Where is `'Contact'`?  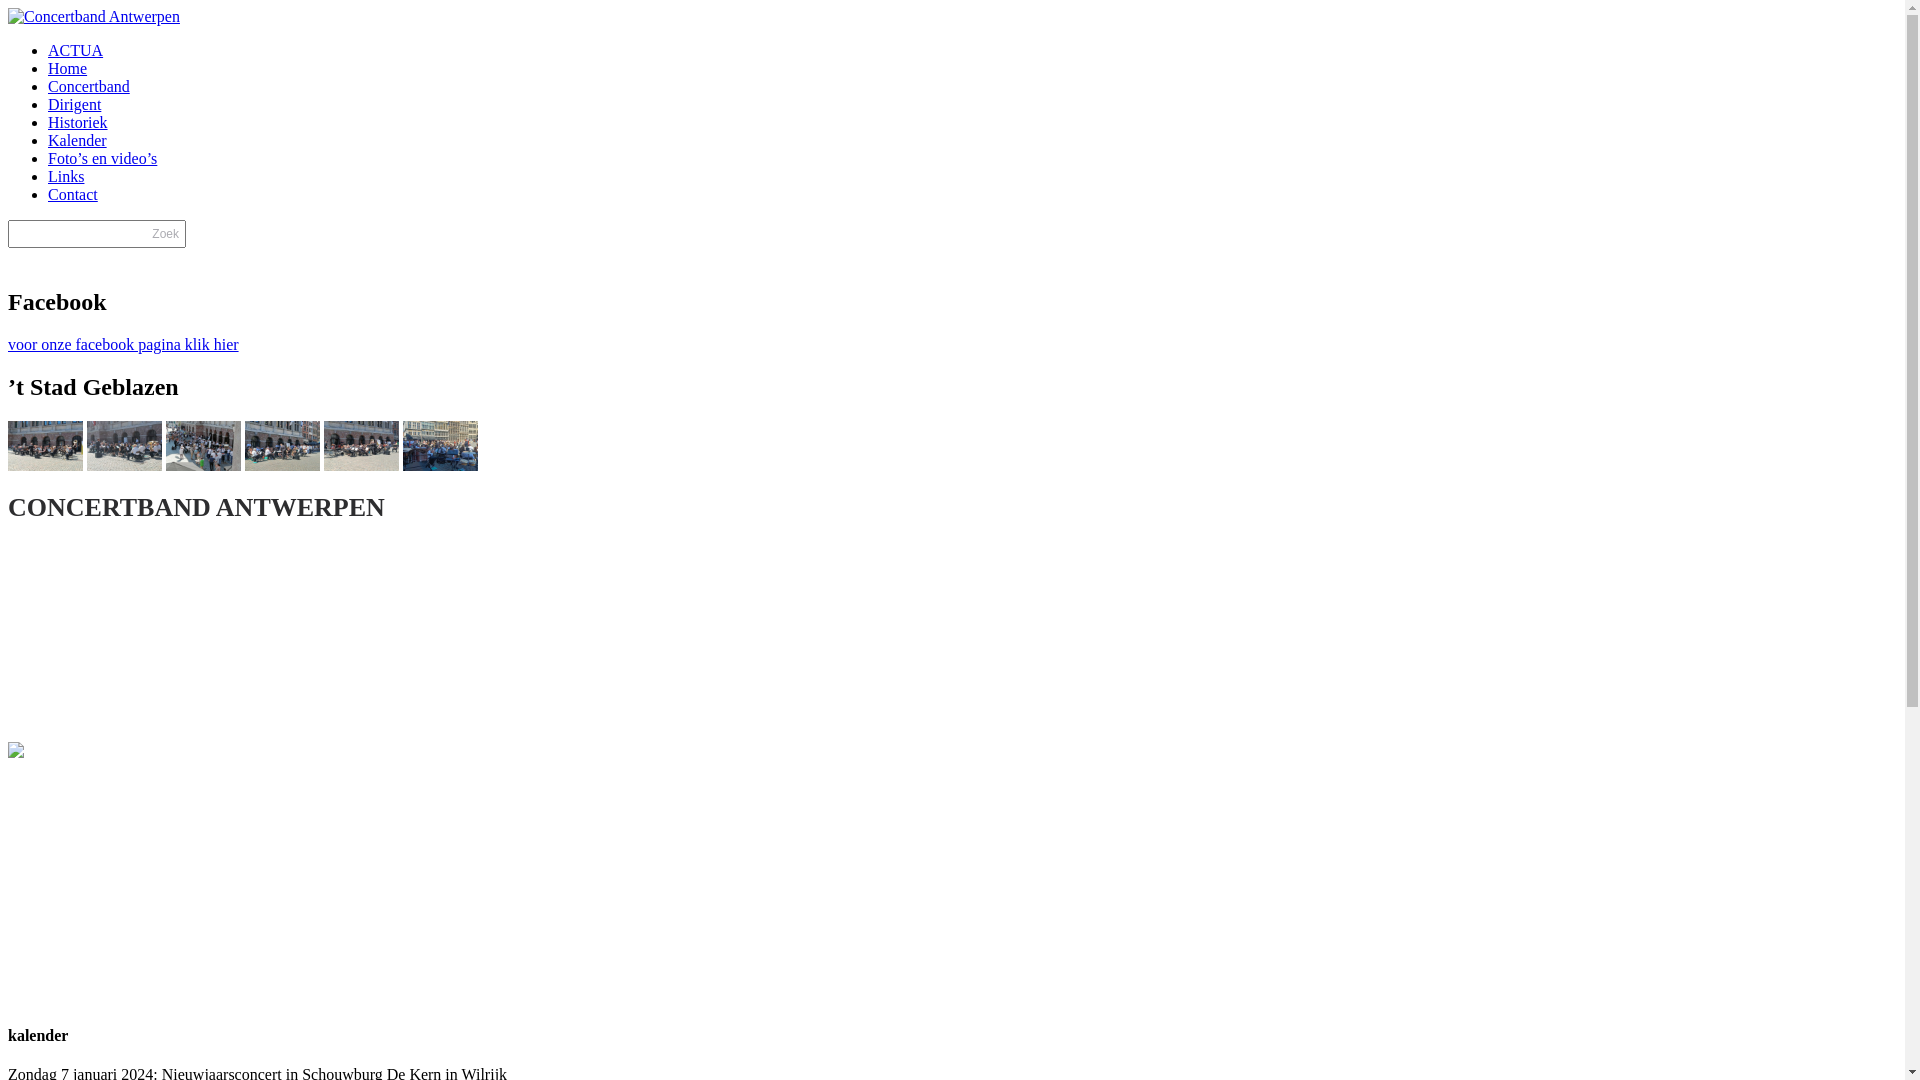 'Contact' is located at coordinates (72, 194).